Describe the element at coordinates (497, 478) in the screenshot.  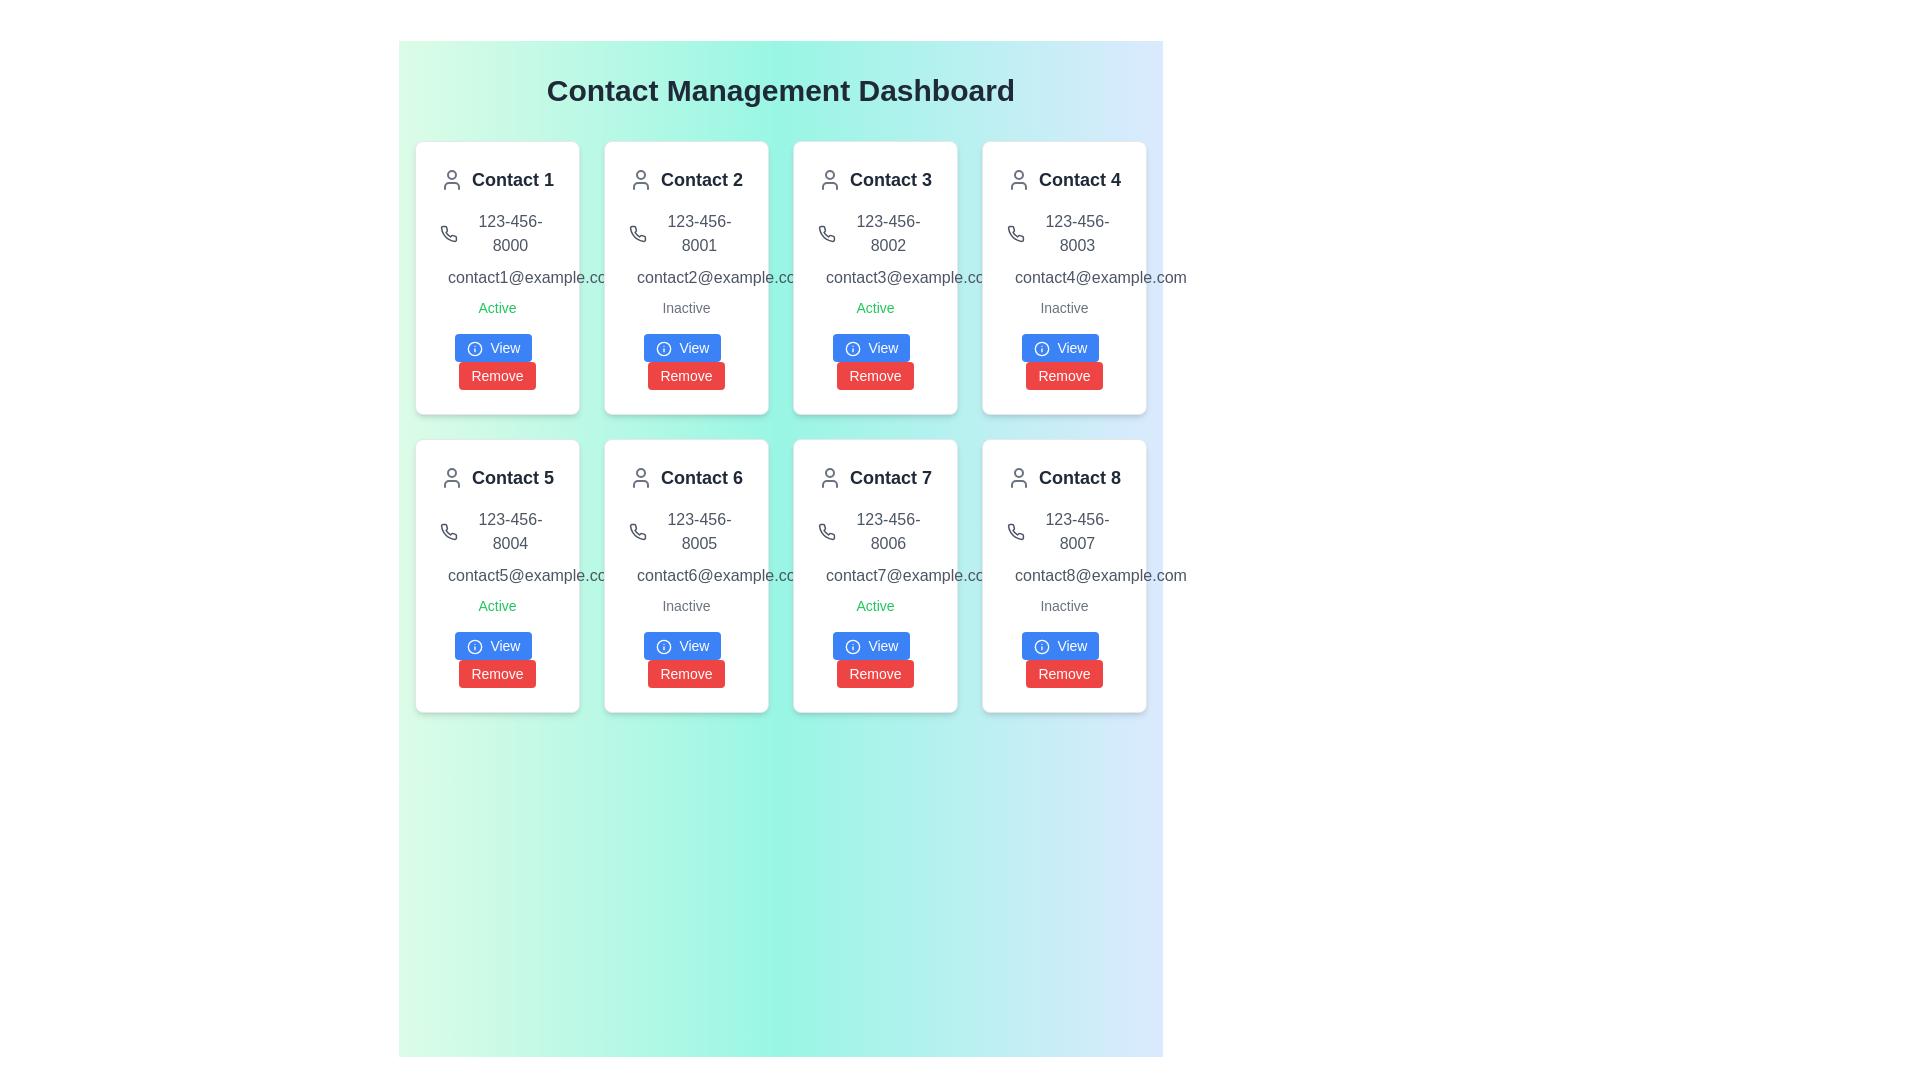
I see `the Text label displaying the name of the contact in the contact card labeled 'Contact 5', which is positioned at the top of the second row in the grid of contact cards` at that location.